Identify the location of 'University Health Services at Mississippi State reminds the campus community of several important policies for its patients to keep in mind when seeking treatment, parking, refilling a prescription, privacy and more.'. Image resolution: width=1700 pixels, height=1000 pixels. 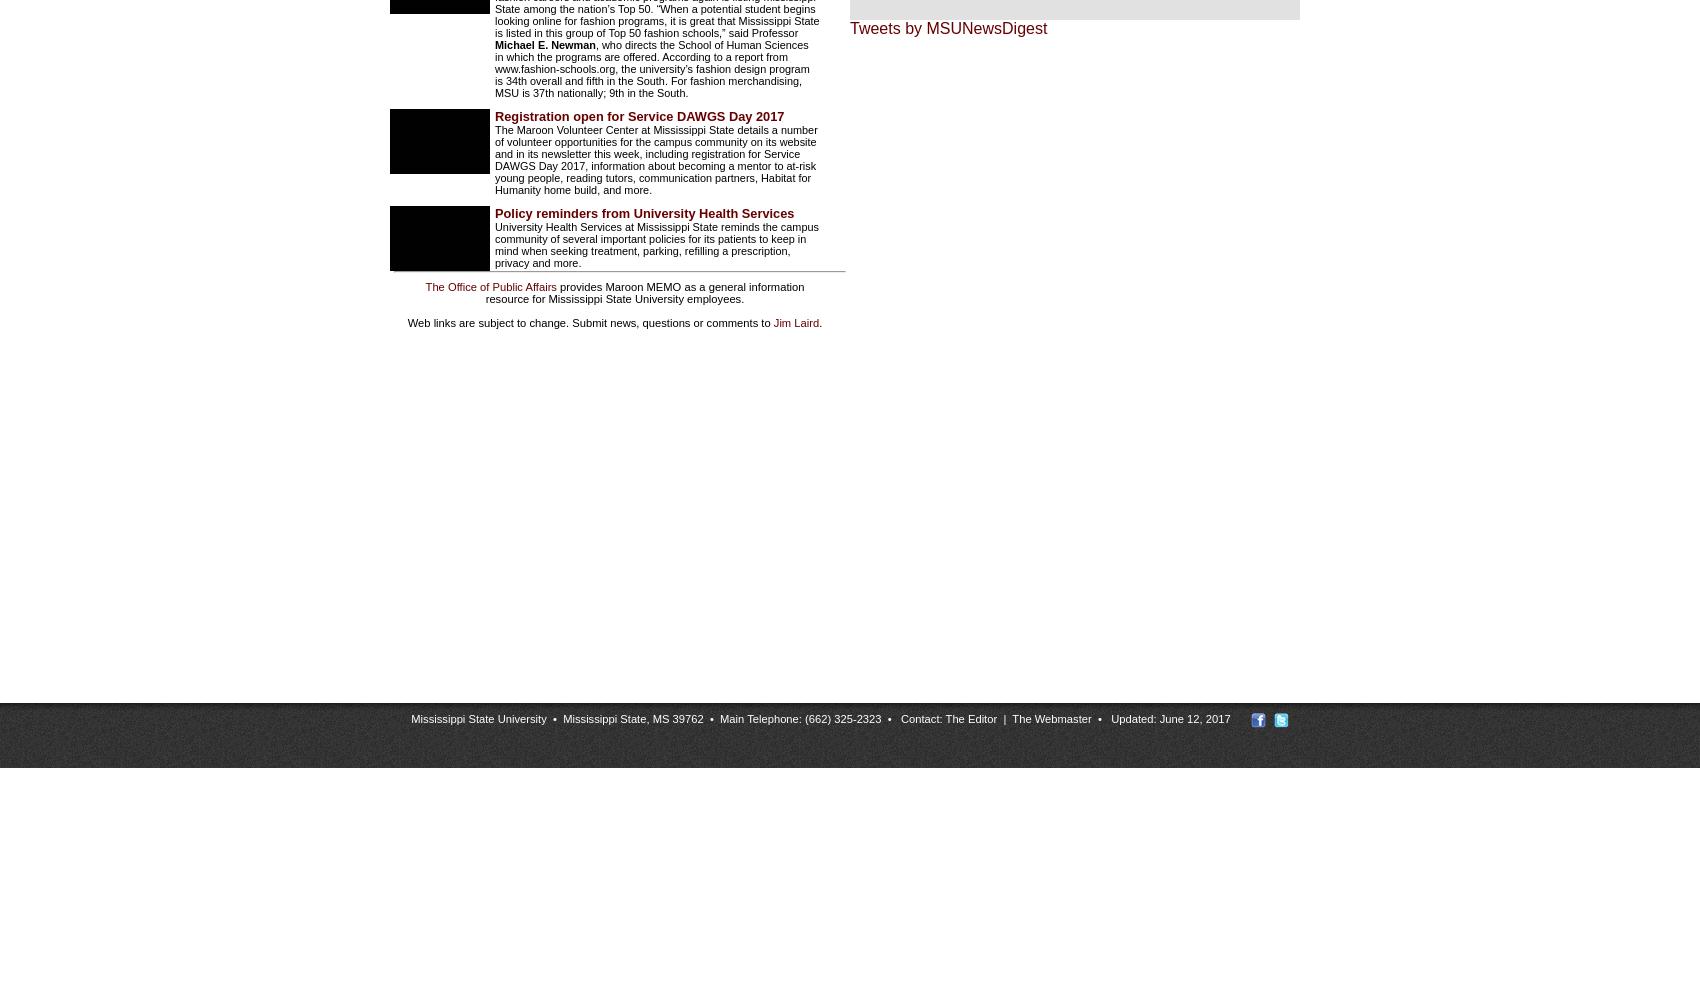
(656, 244).